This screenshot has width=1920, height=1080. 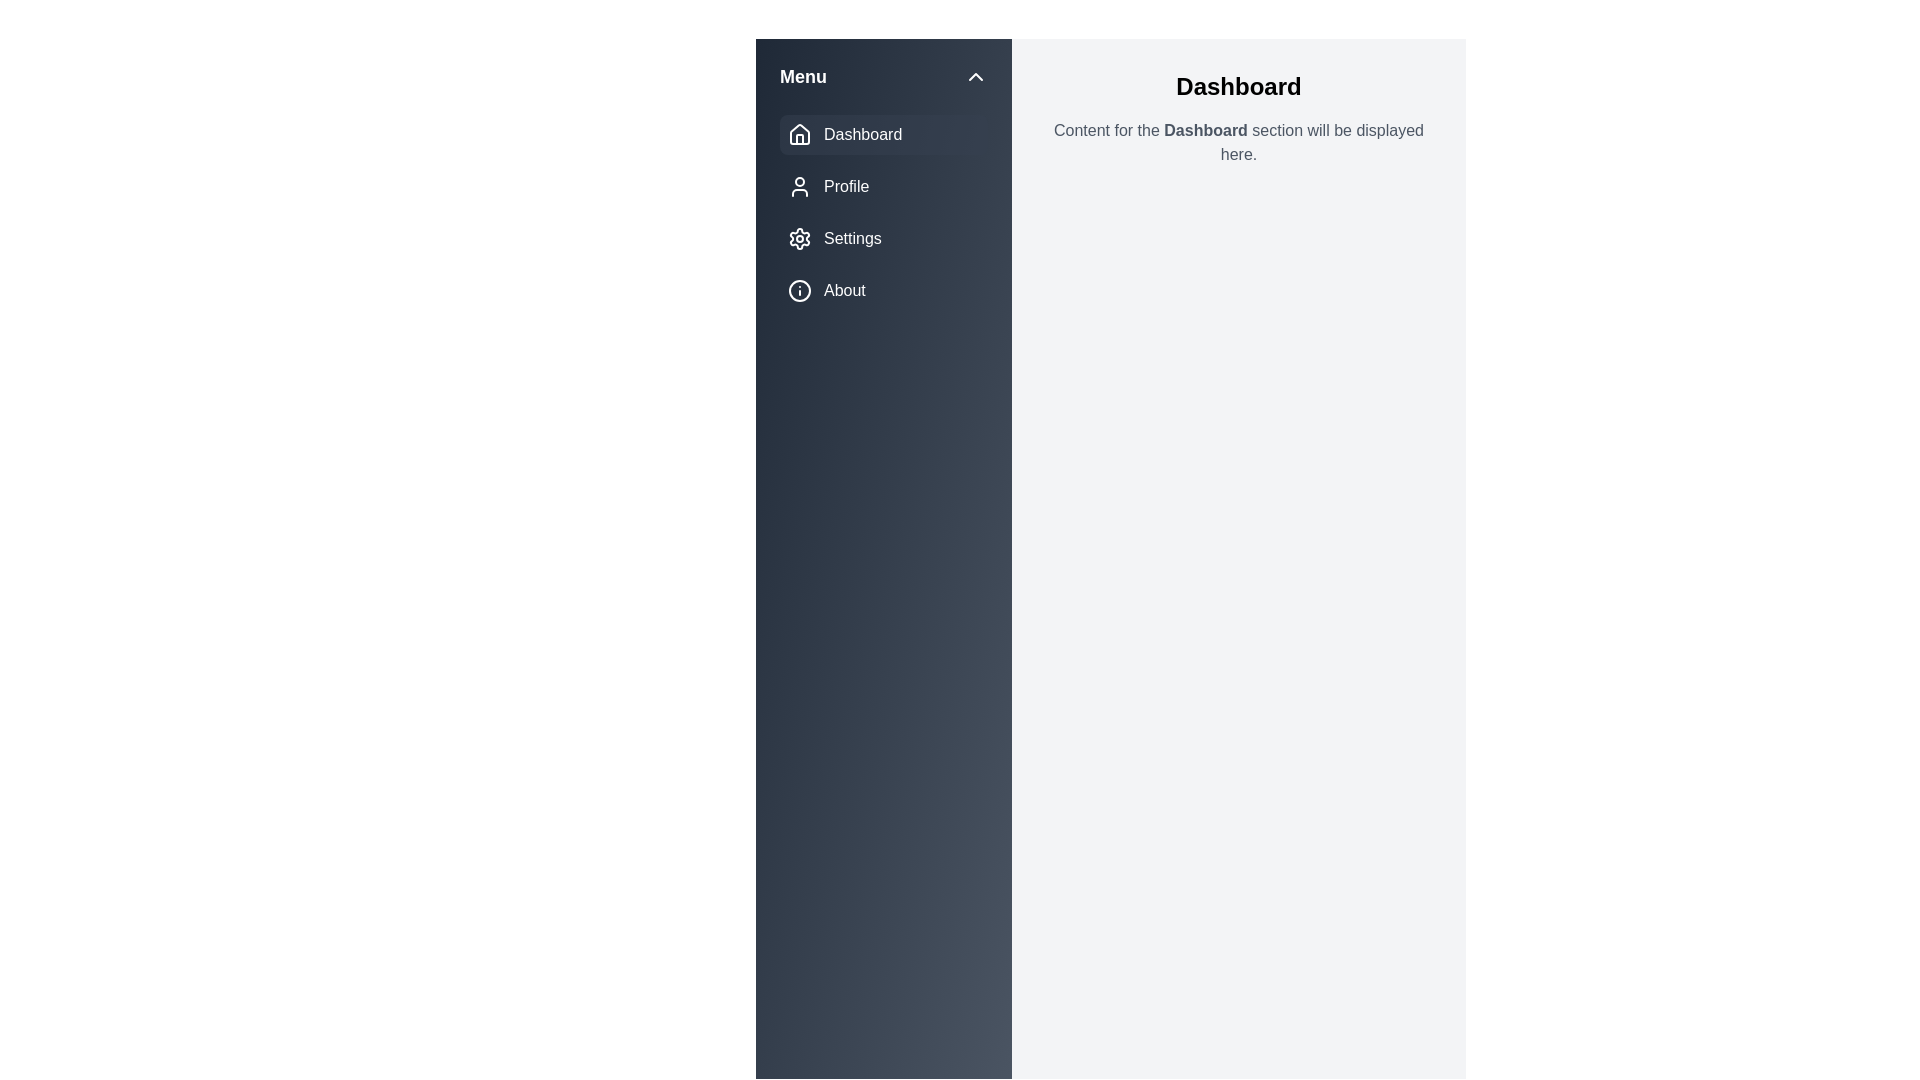 I want to click on the 'Dashboard' icon located at the top of the sidebar menu, so click(x=800, y=135).